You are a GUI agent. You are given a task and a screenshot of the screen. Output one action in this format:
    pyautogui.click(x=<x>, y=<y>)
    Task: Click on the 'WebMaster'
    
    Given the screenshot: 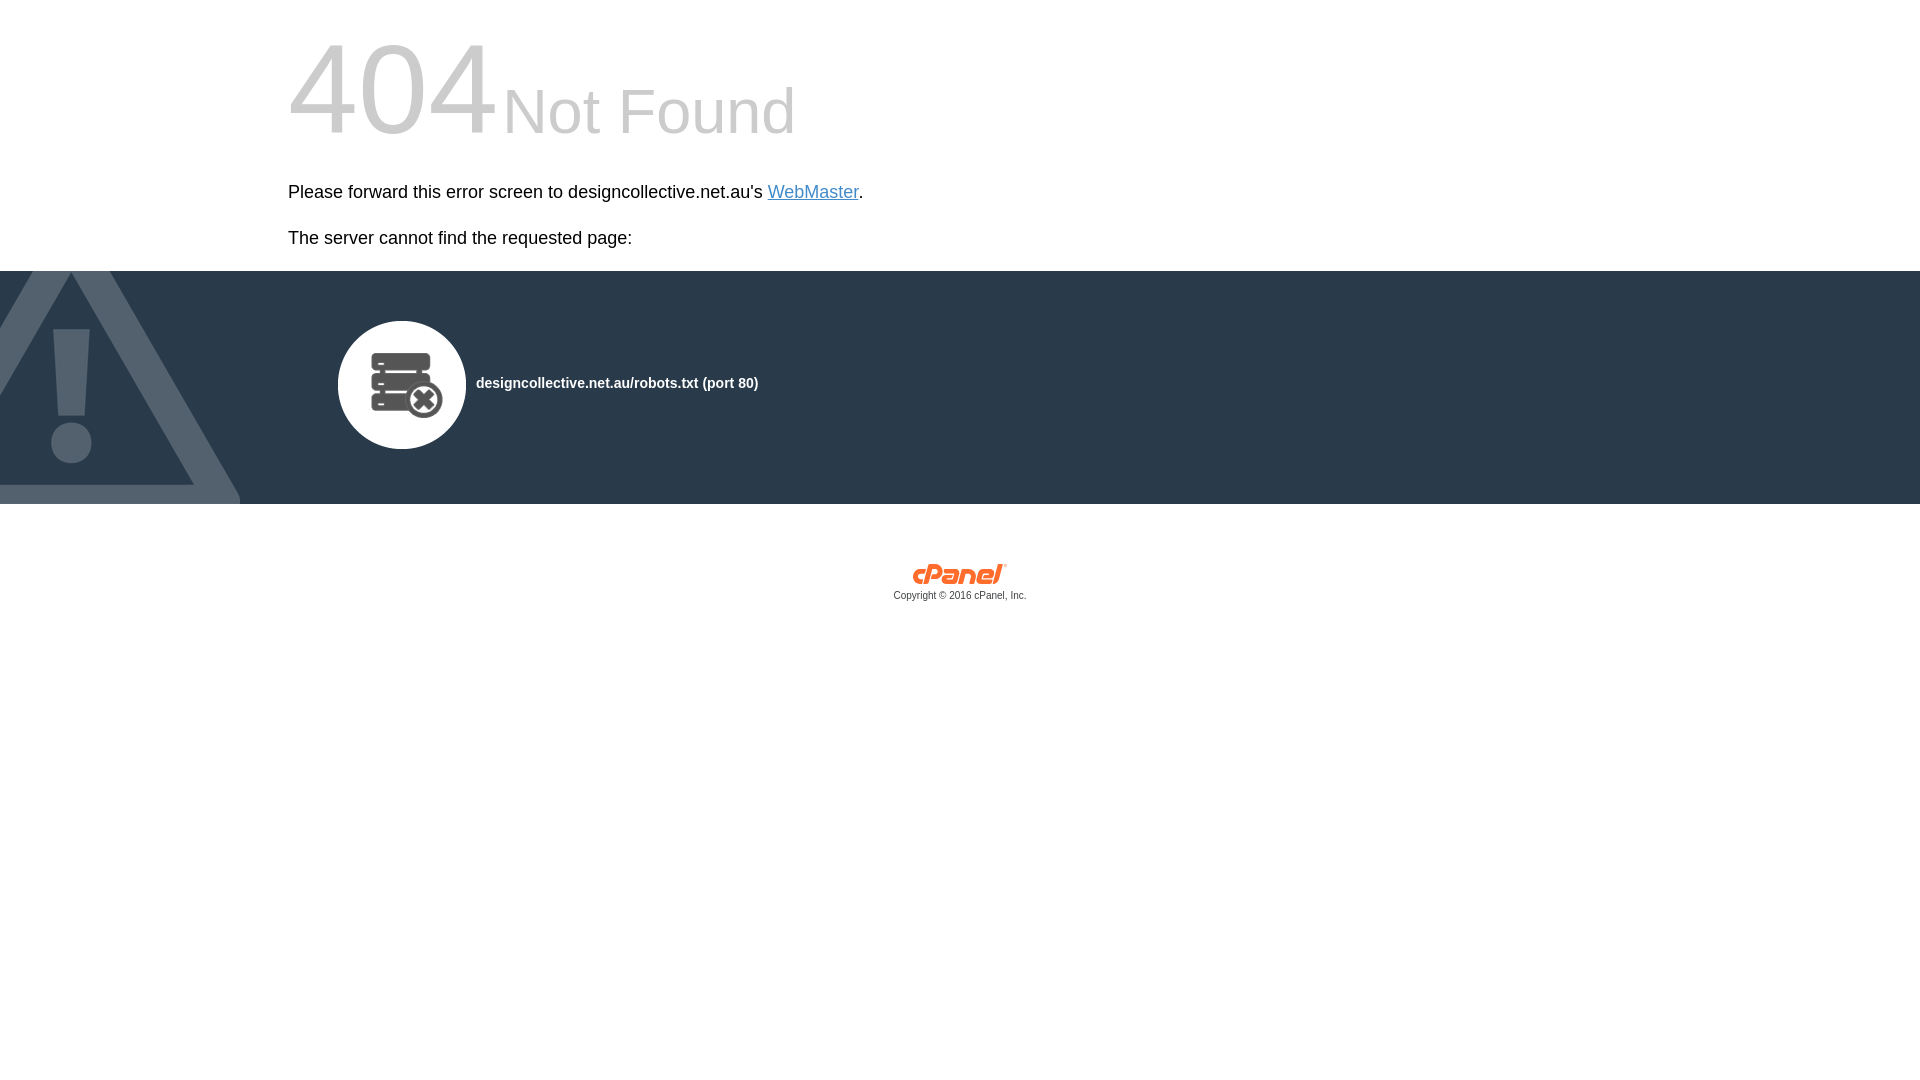 What is the action you would take?
    pyautogui.click(x=813, y=192)
    